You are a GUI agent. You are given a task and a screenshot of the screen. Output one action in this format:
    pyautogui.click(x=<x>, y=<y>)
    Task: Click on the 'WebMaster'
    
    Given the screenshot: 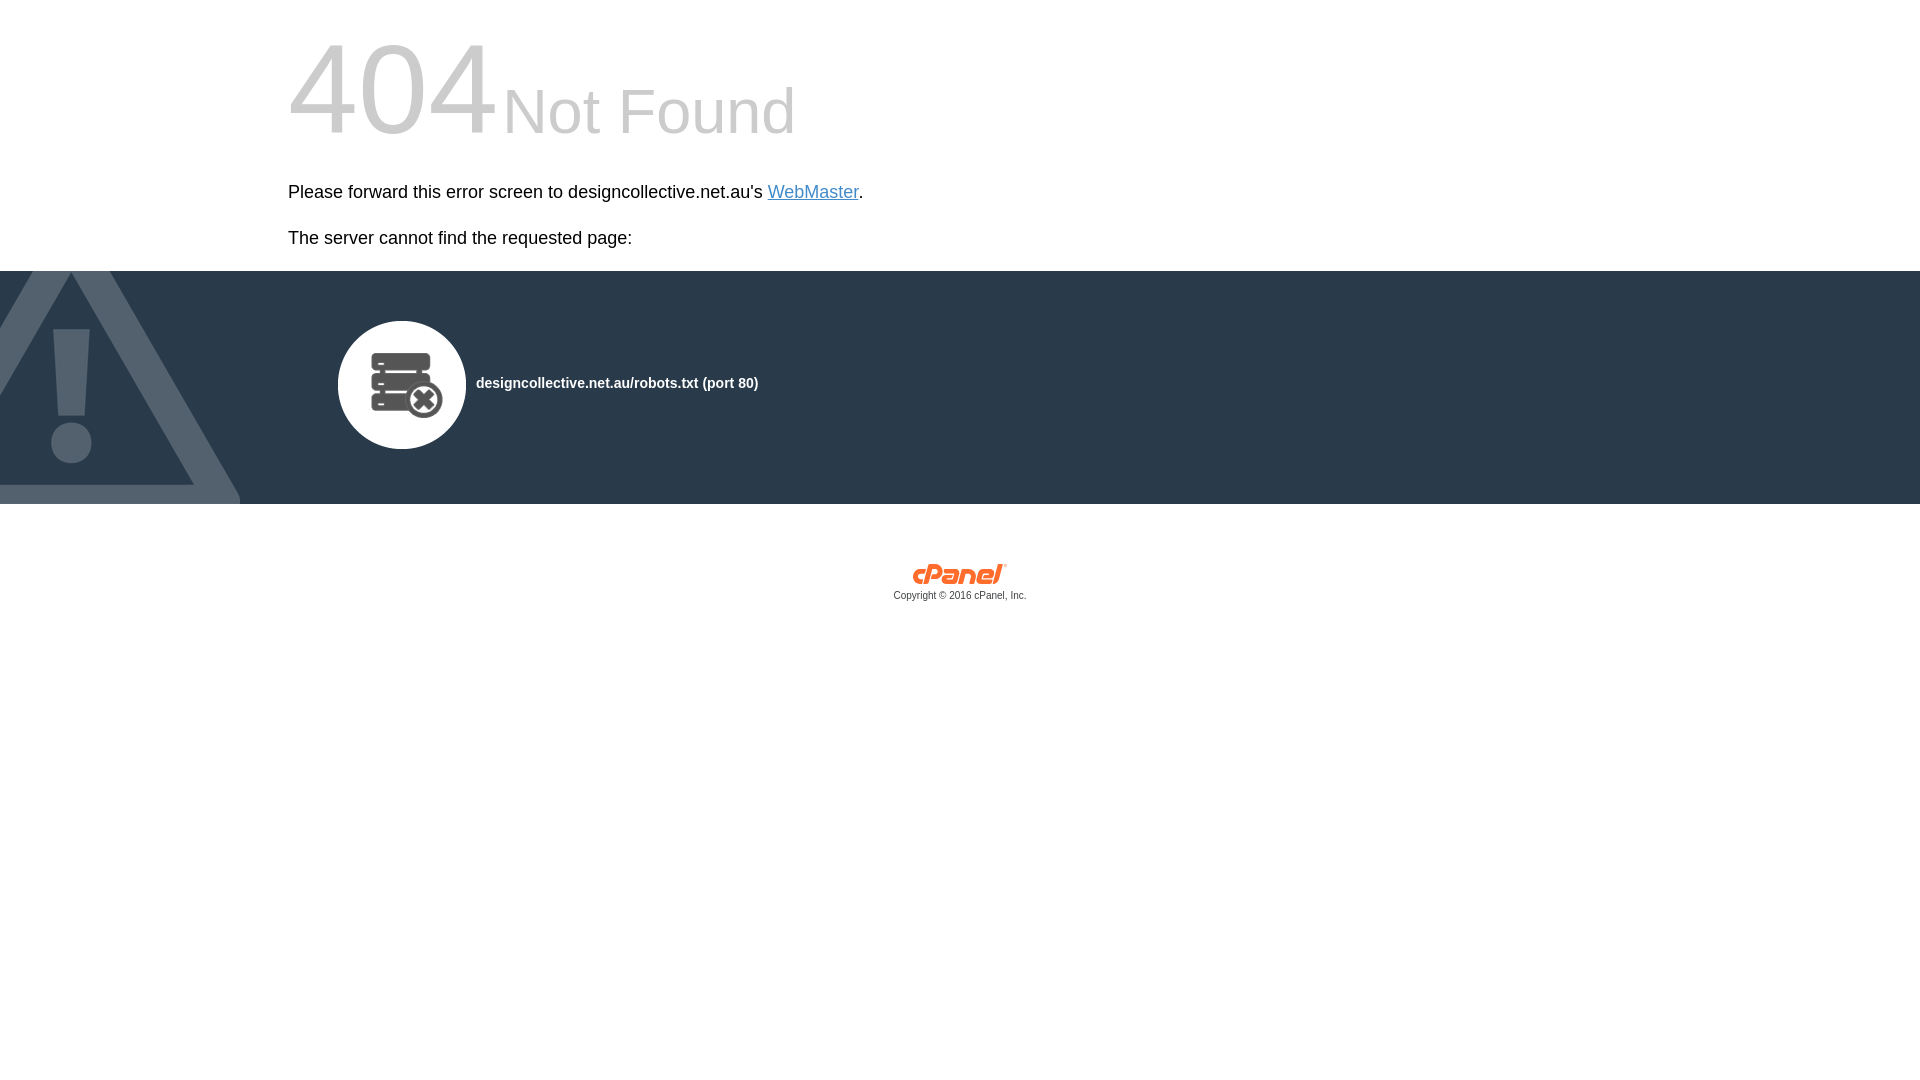 What is the action you would take?
    pyautogui.click(x=813, y=192)
    